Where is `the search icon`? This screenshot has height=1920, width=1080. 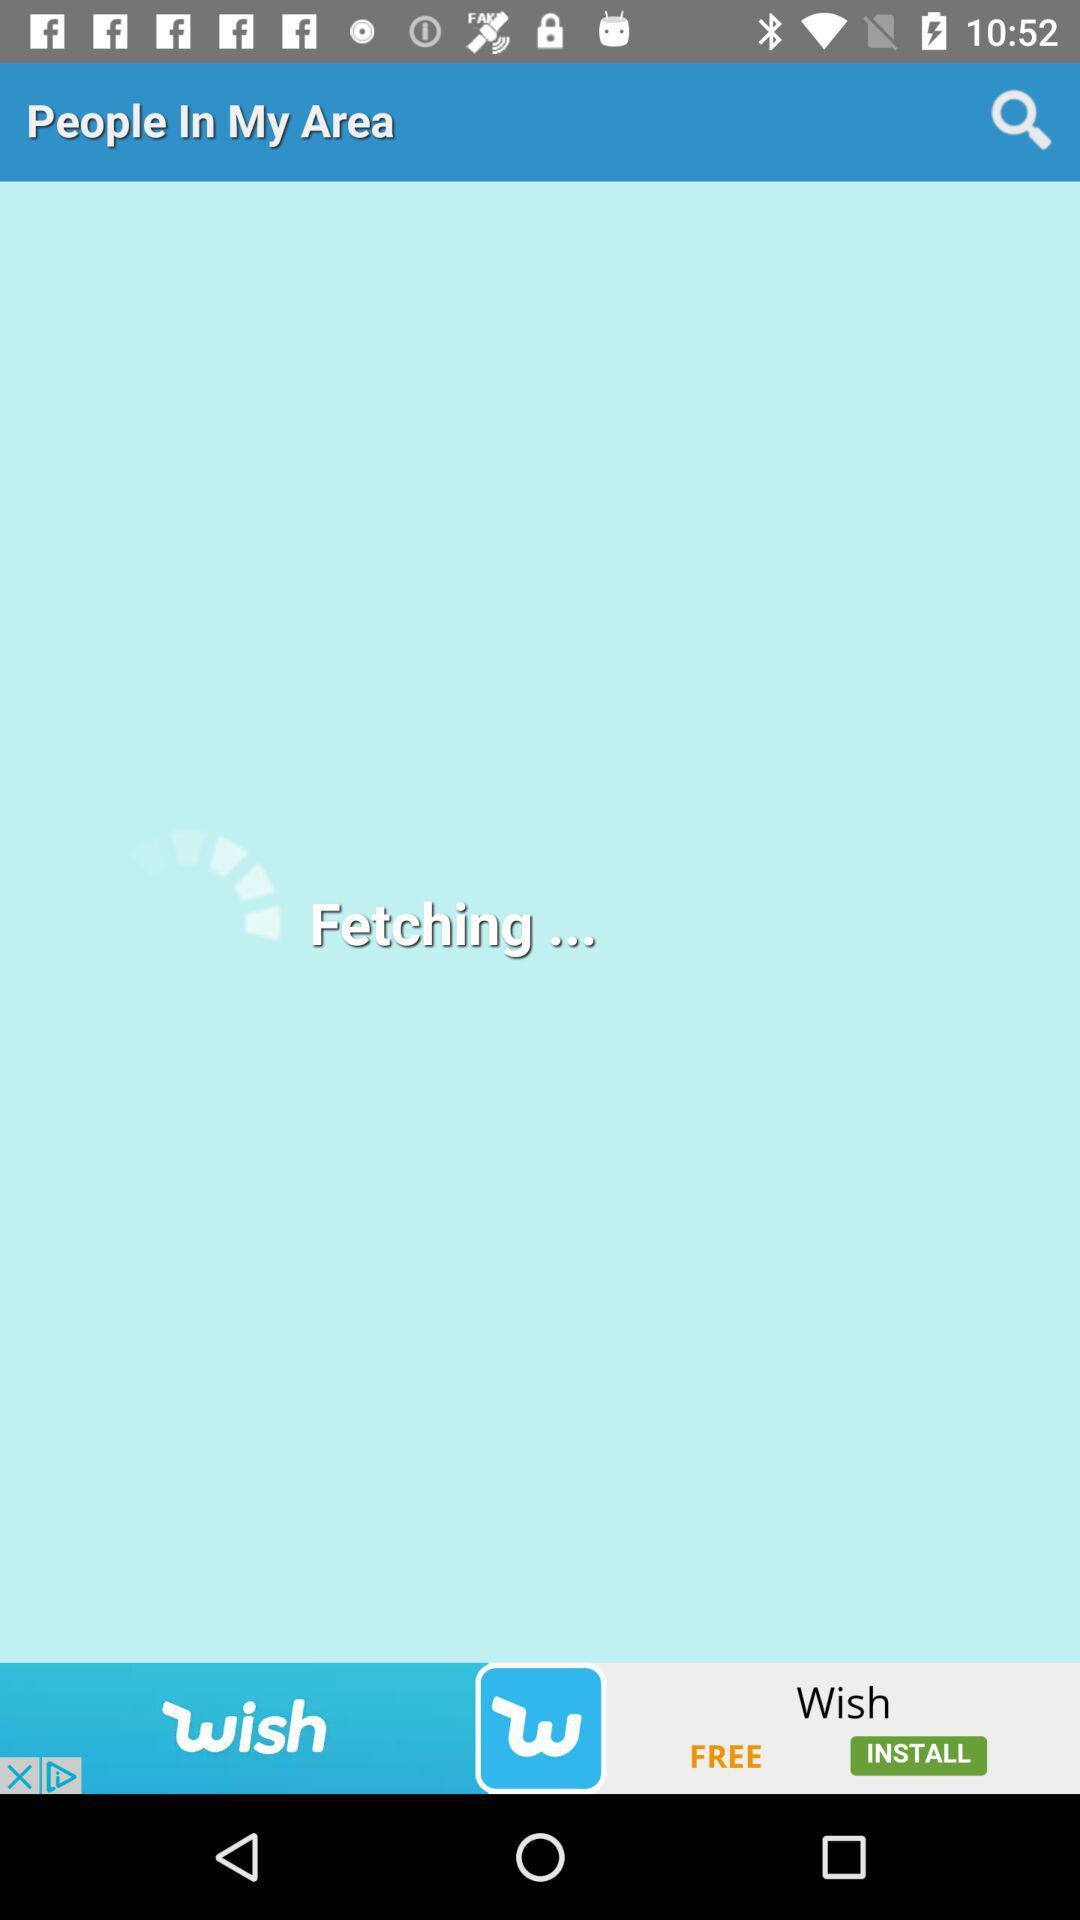 the search icon is located at coordinates (1021, 120).